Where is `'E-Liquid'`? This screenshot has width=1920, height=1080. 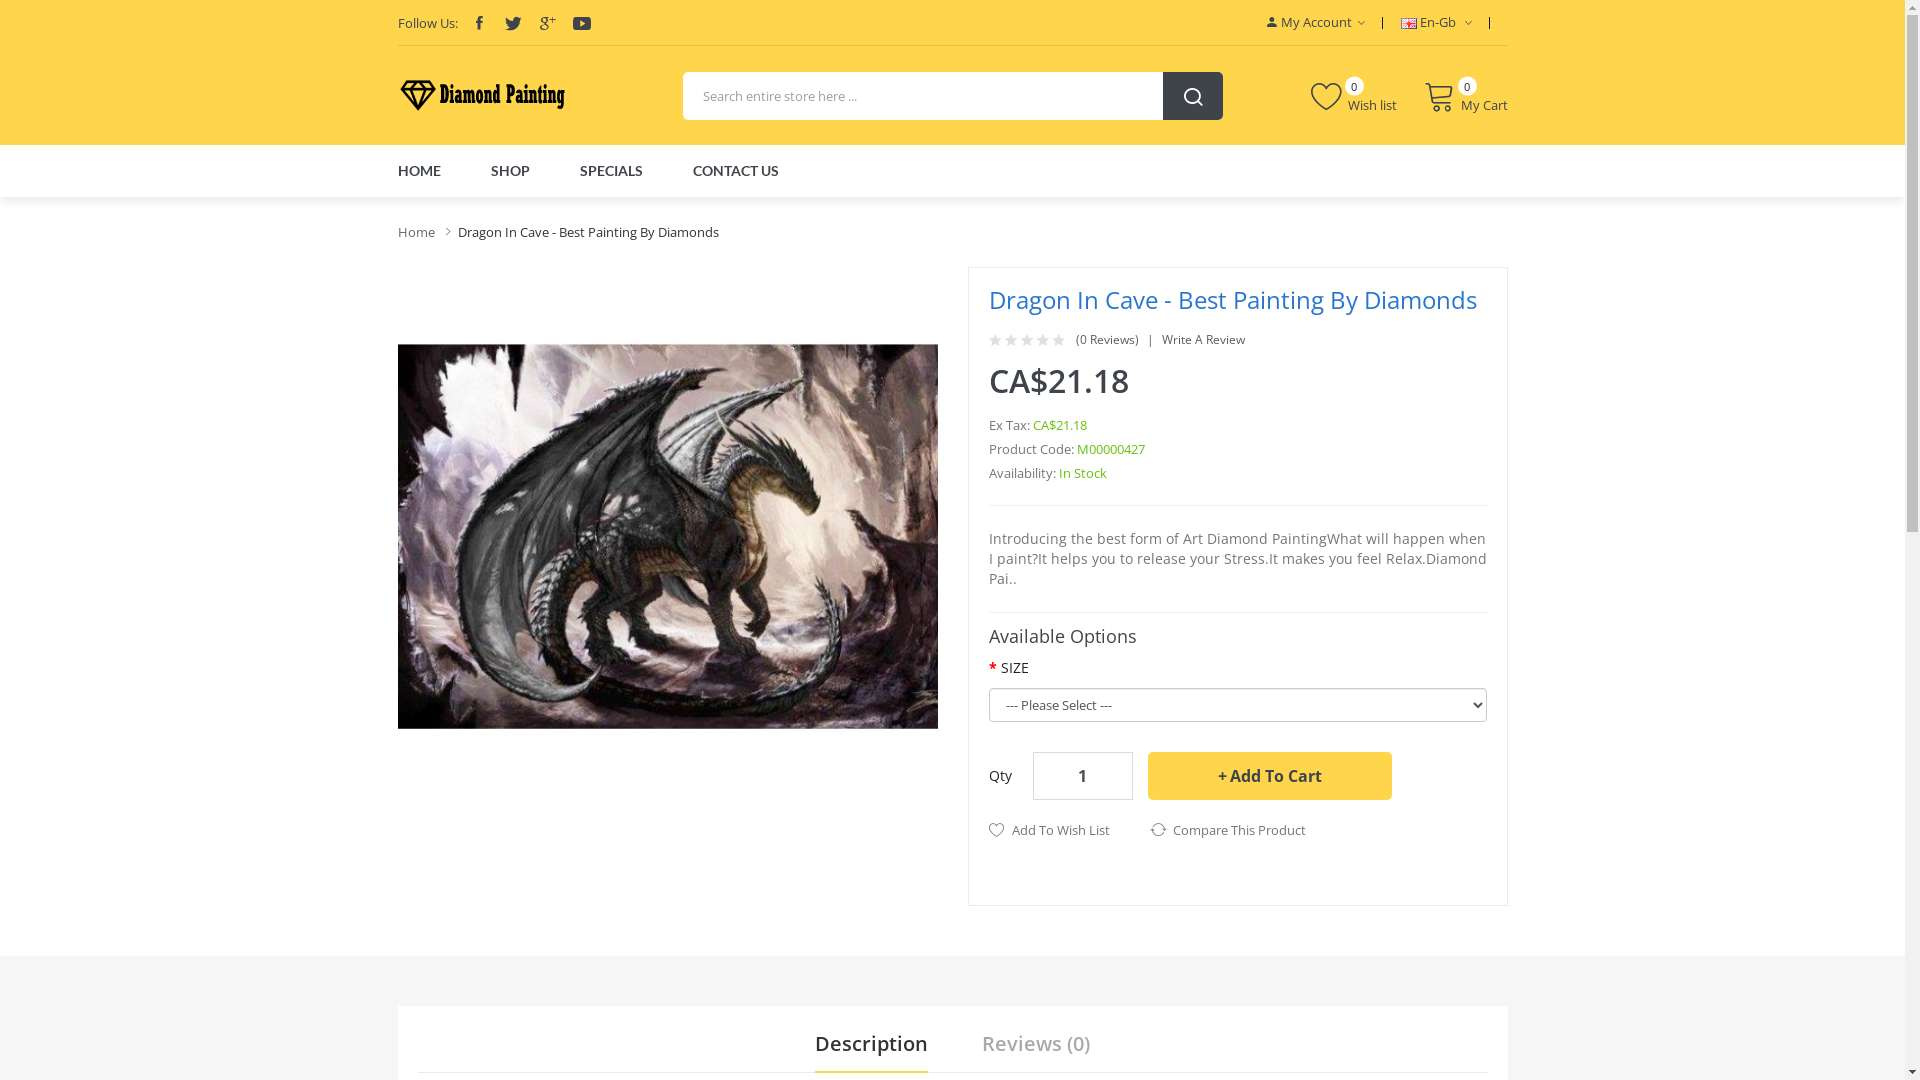 'E-Liquid' is located at coordinates (525, 206).